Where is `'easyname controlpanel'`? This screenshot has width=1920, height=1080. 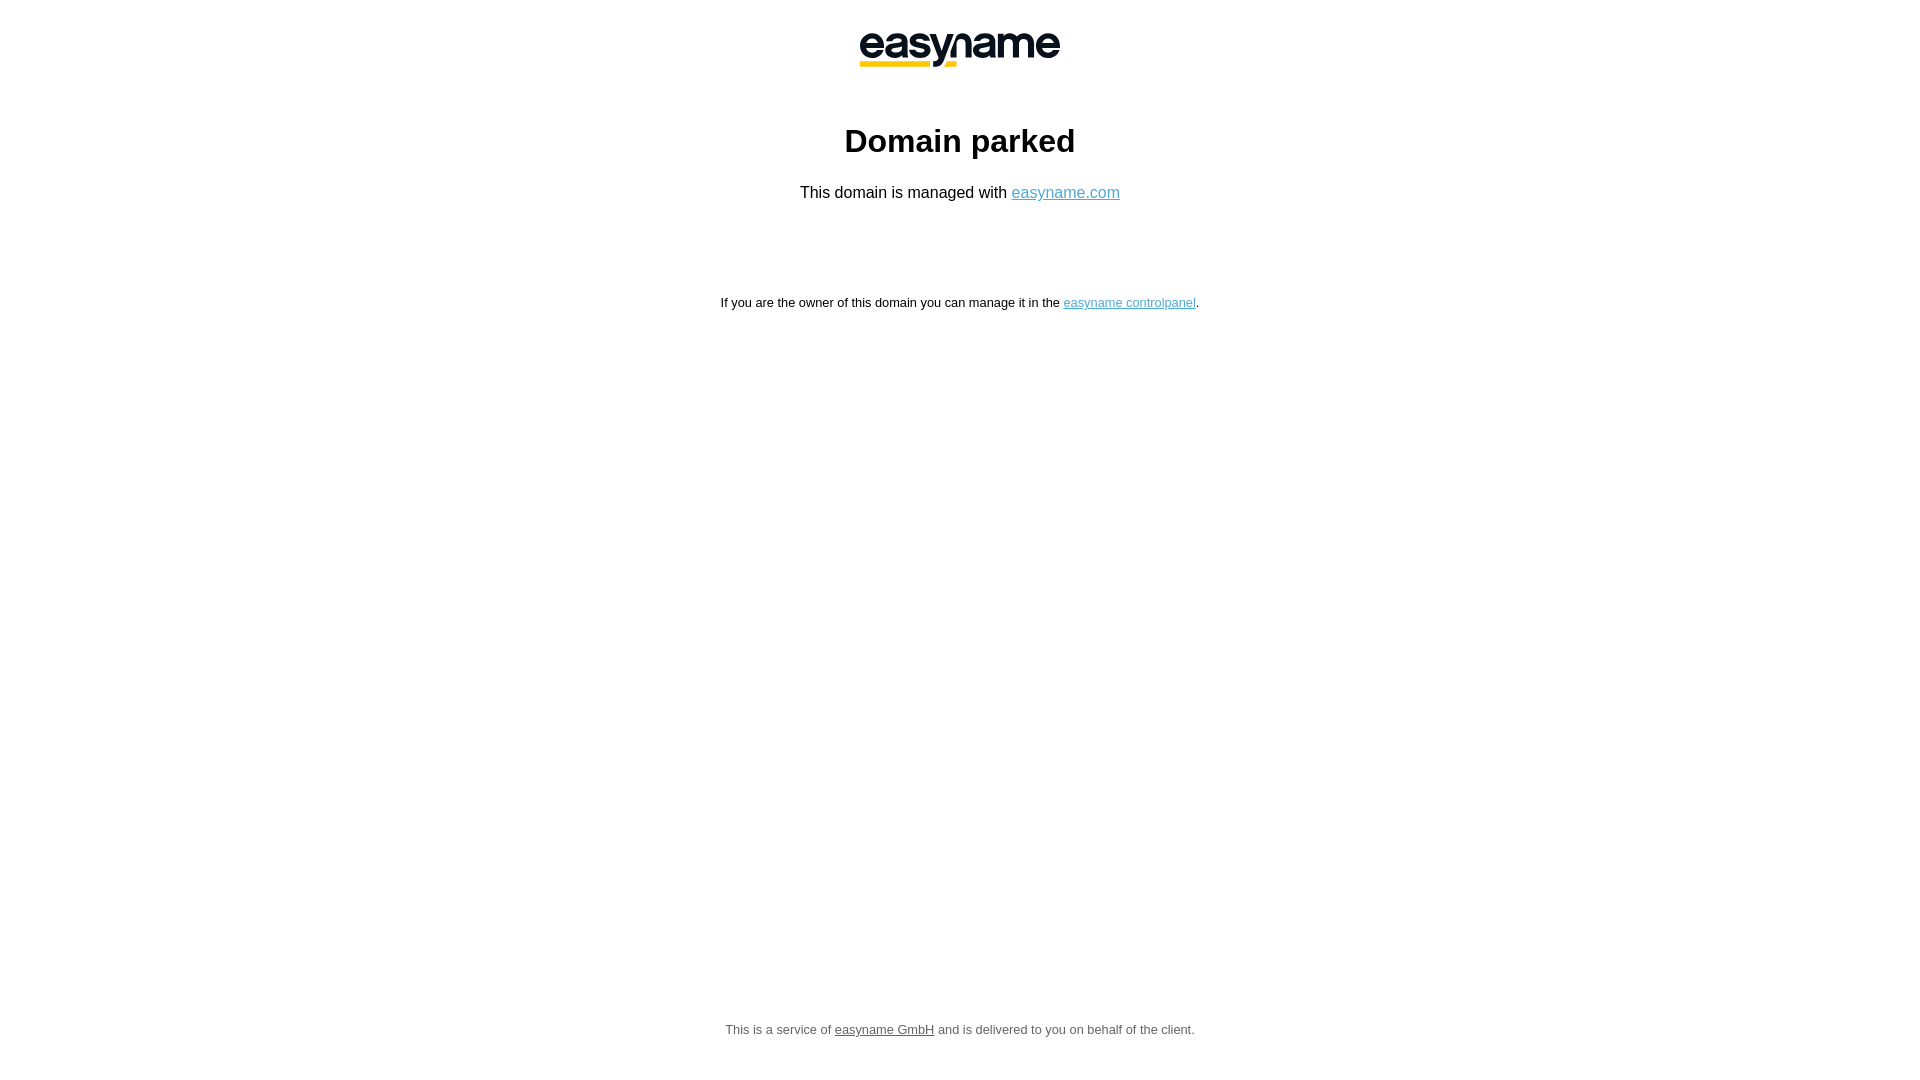
'easyname controlpanel' is located at coordinates (1061, 302).